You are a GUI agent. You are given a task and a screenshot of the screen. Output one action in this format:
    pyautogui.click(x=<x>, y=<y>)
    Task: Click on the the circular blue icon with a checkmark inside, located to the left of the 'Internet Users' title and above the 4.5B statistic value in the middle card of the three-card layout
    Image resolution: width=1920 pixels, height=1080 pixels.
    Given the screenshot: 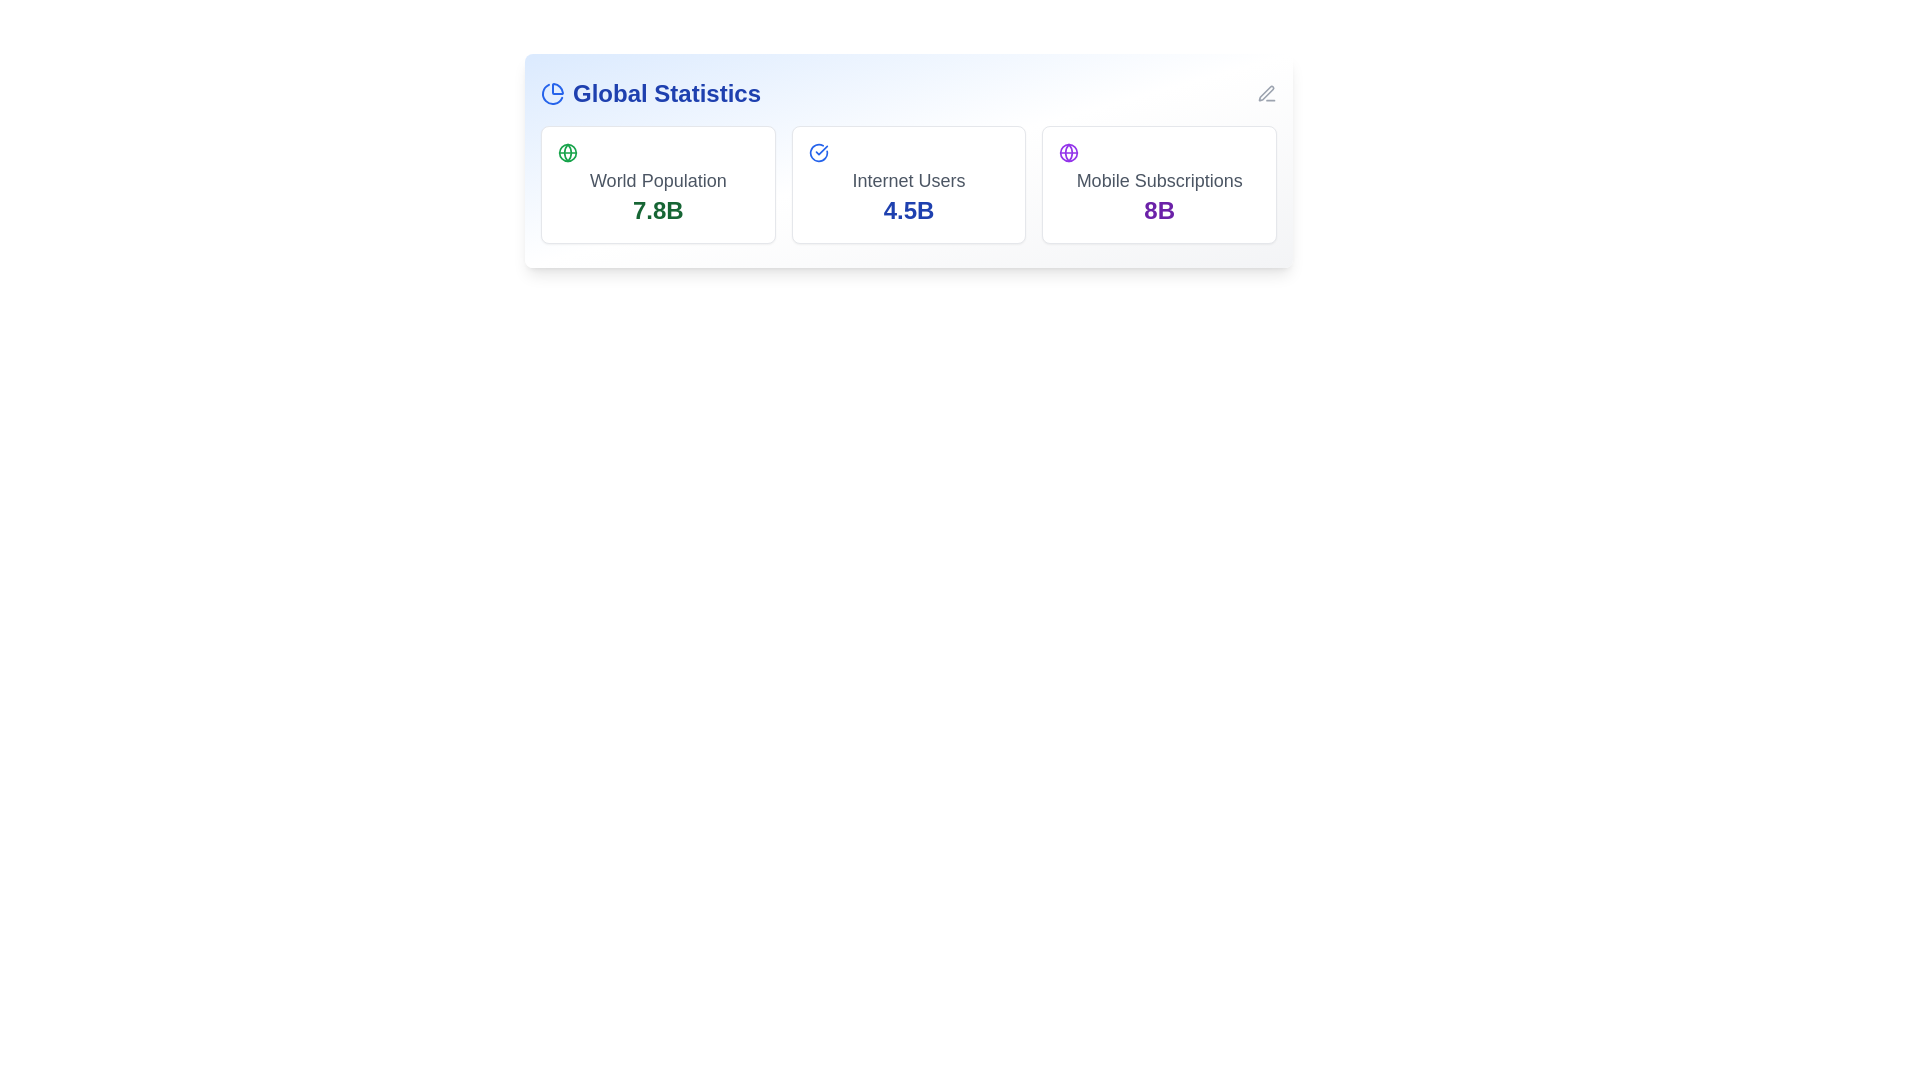 What is the action you would take?
    pyautogui.click(x=818, y=152)
    